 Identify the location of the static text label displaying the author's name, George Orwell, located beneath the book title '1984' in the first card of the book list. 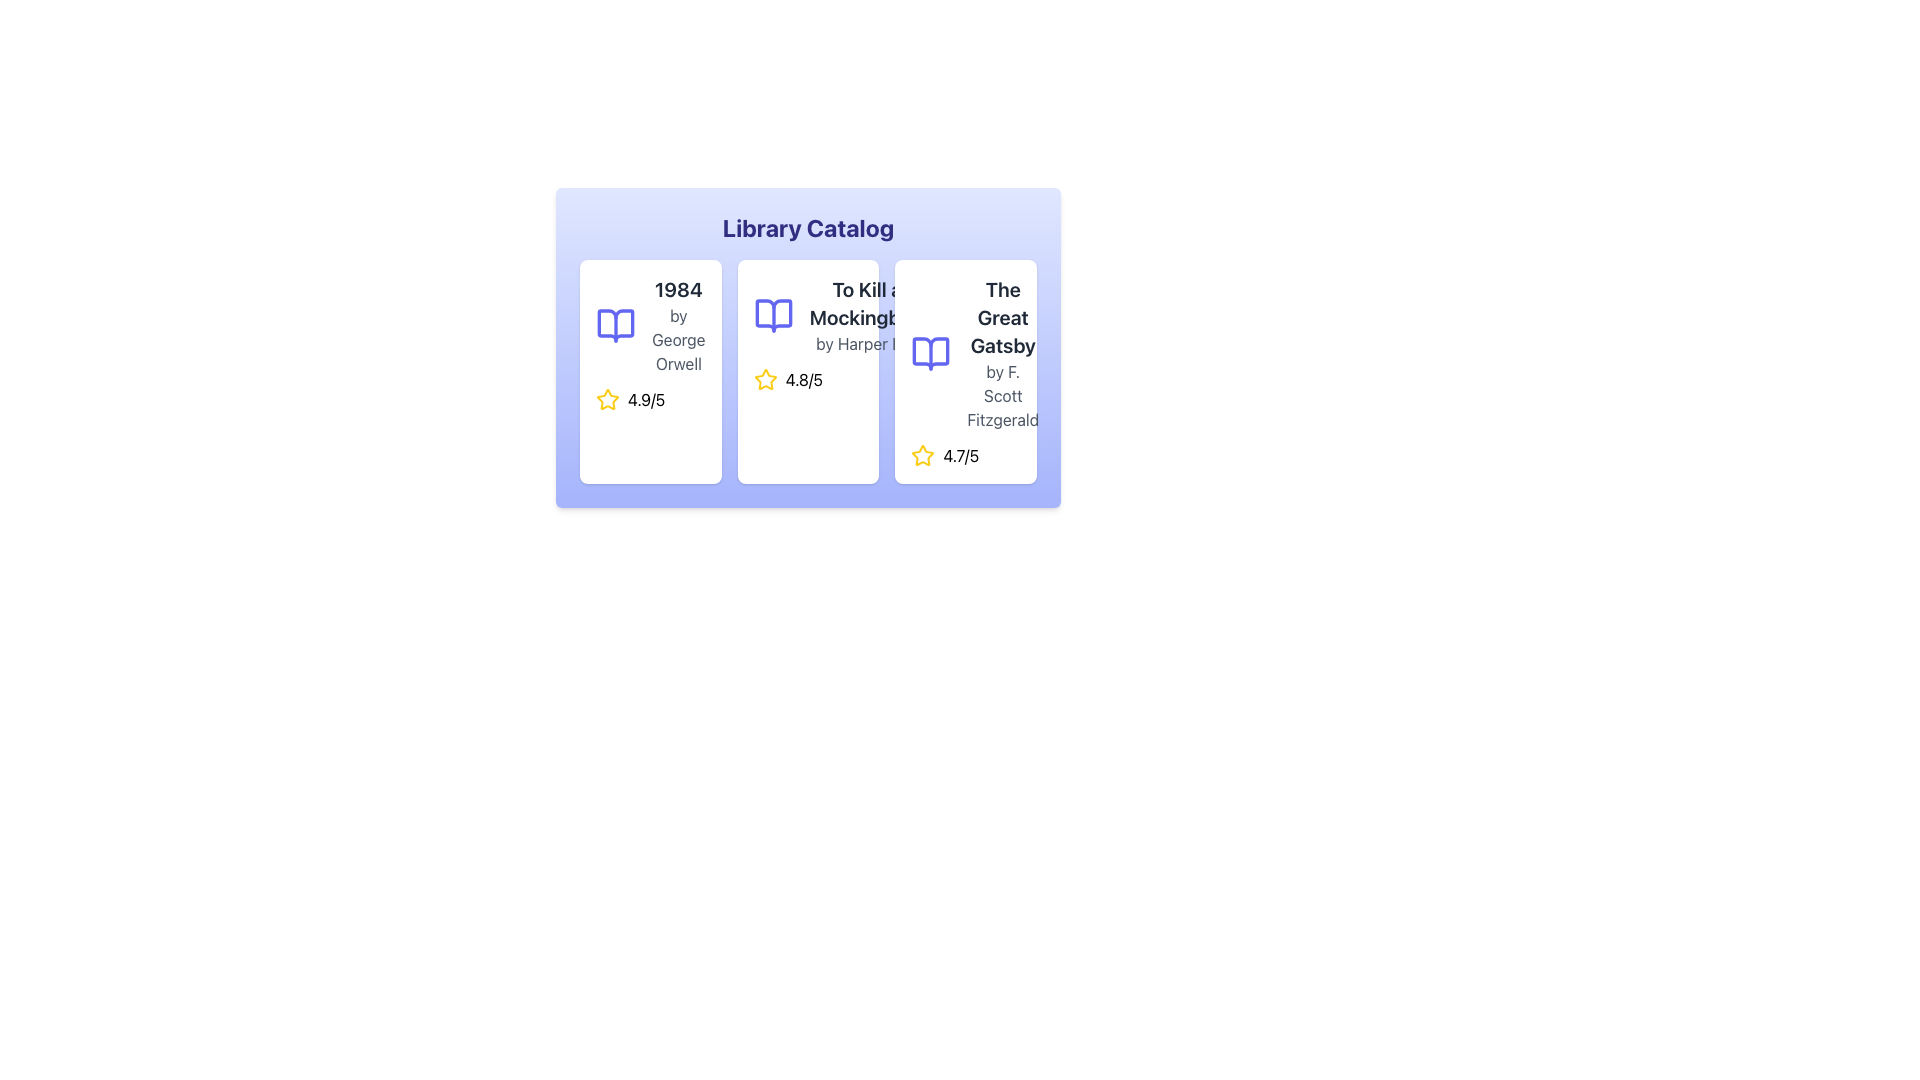
(678, 338).